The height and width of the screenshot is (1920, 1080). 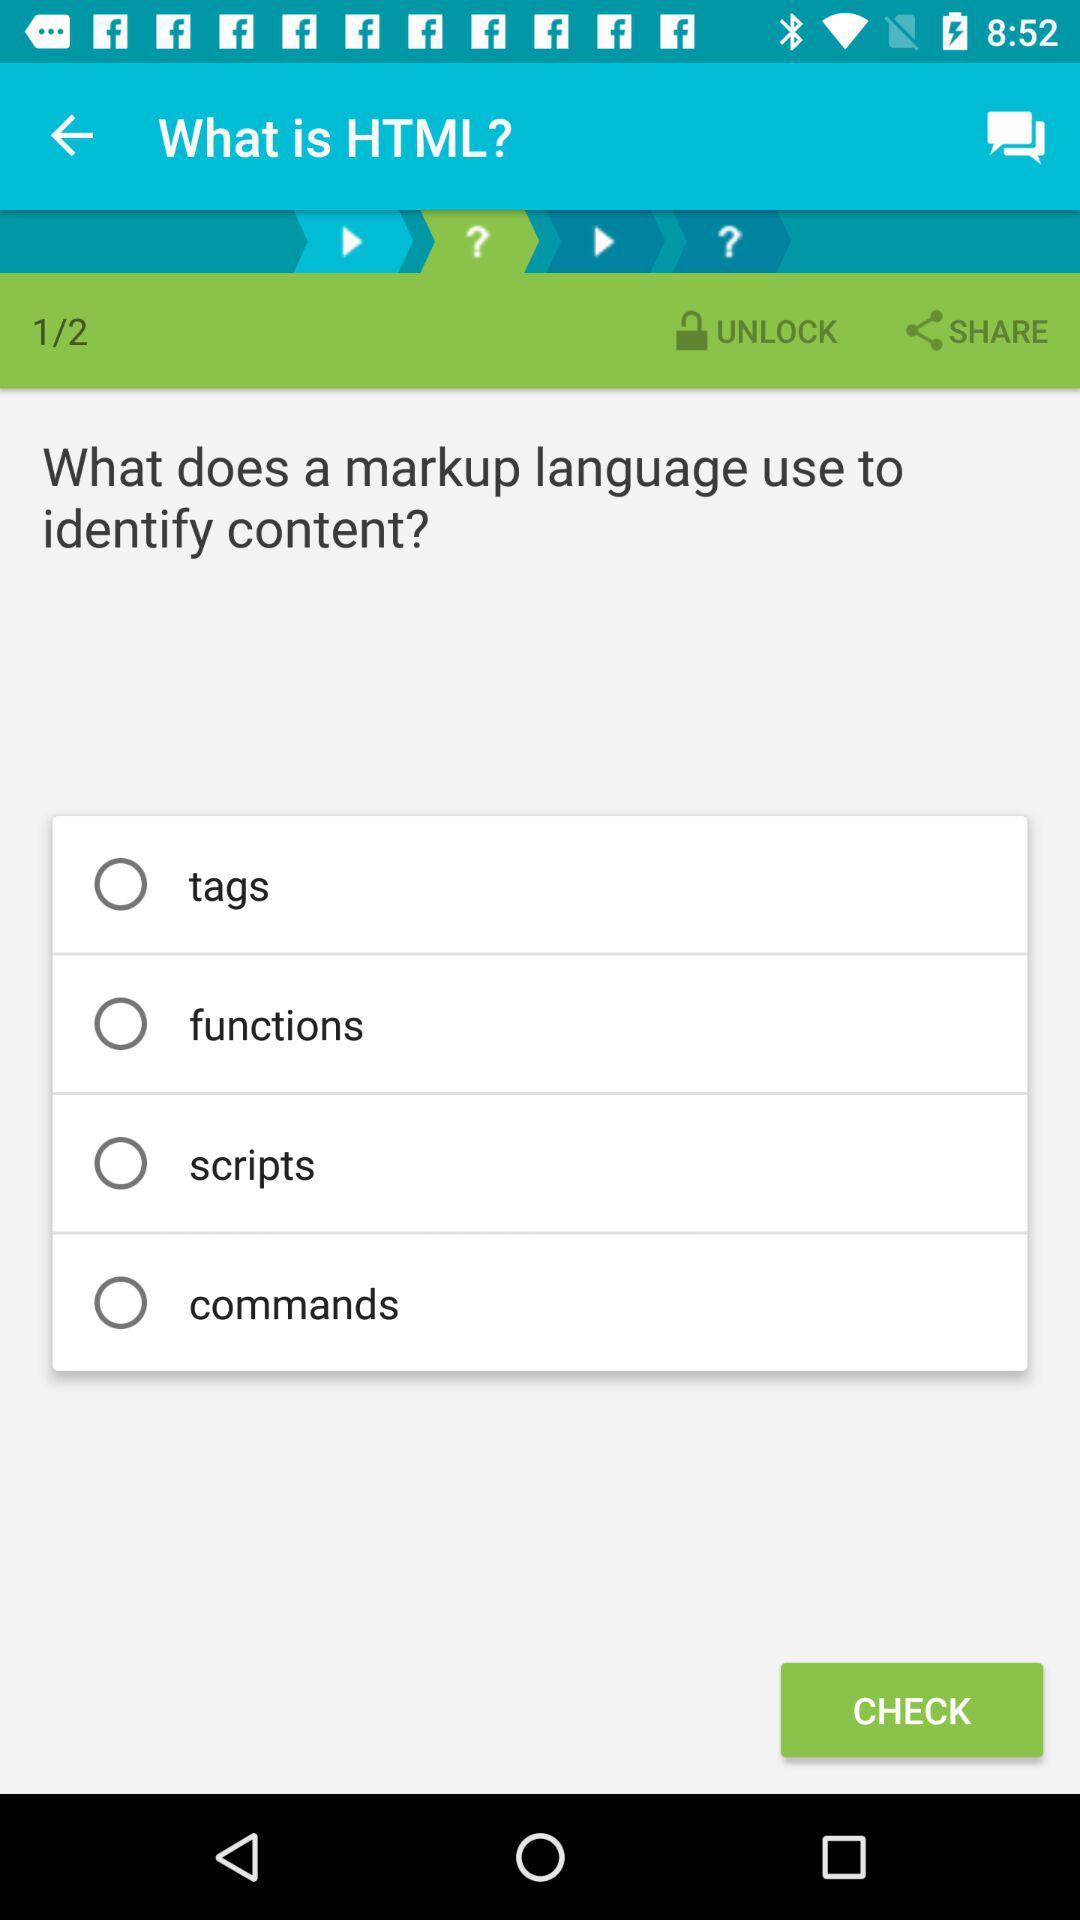 I want to click on the item above share icon, so click(x=1017, y=135).